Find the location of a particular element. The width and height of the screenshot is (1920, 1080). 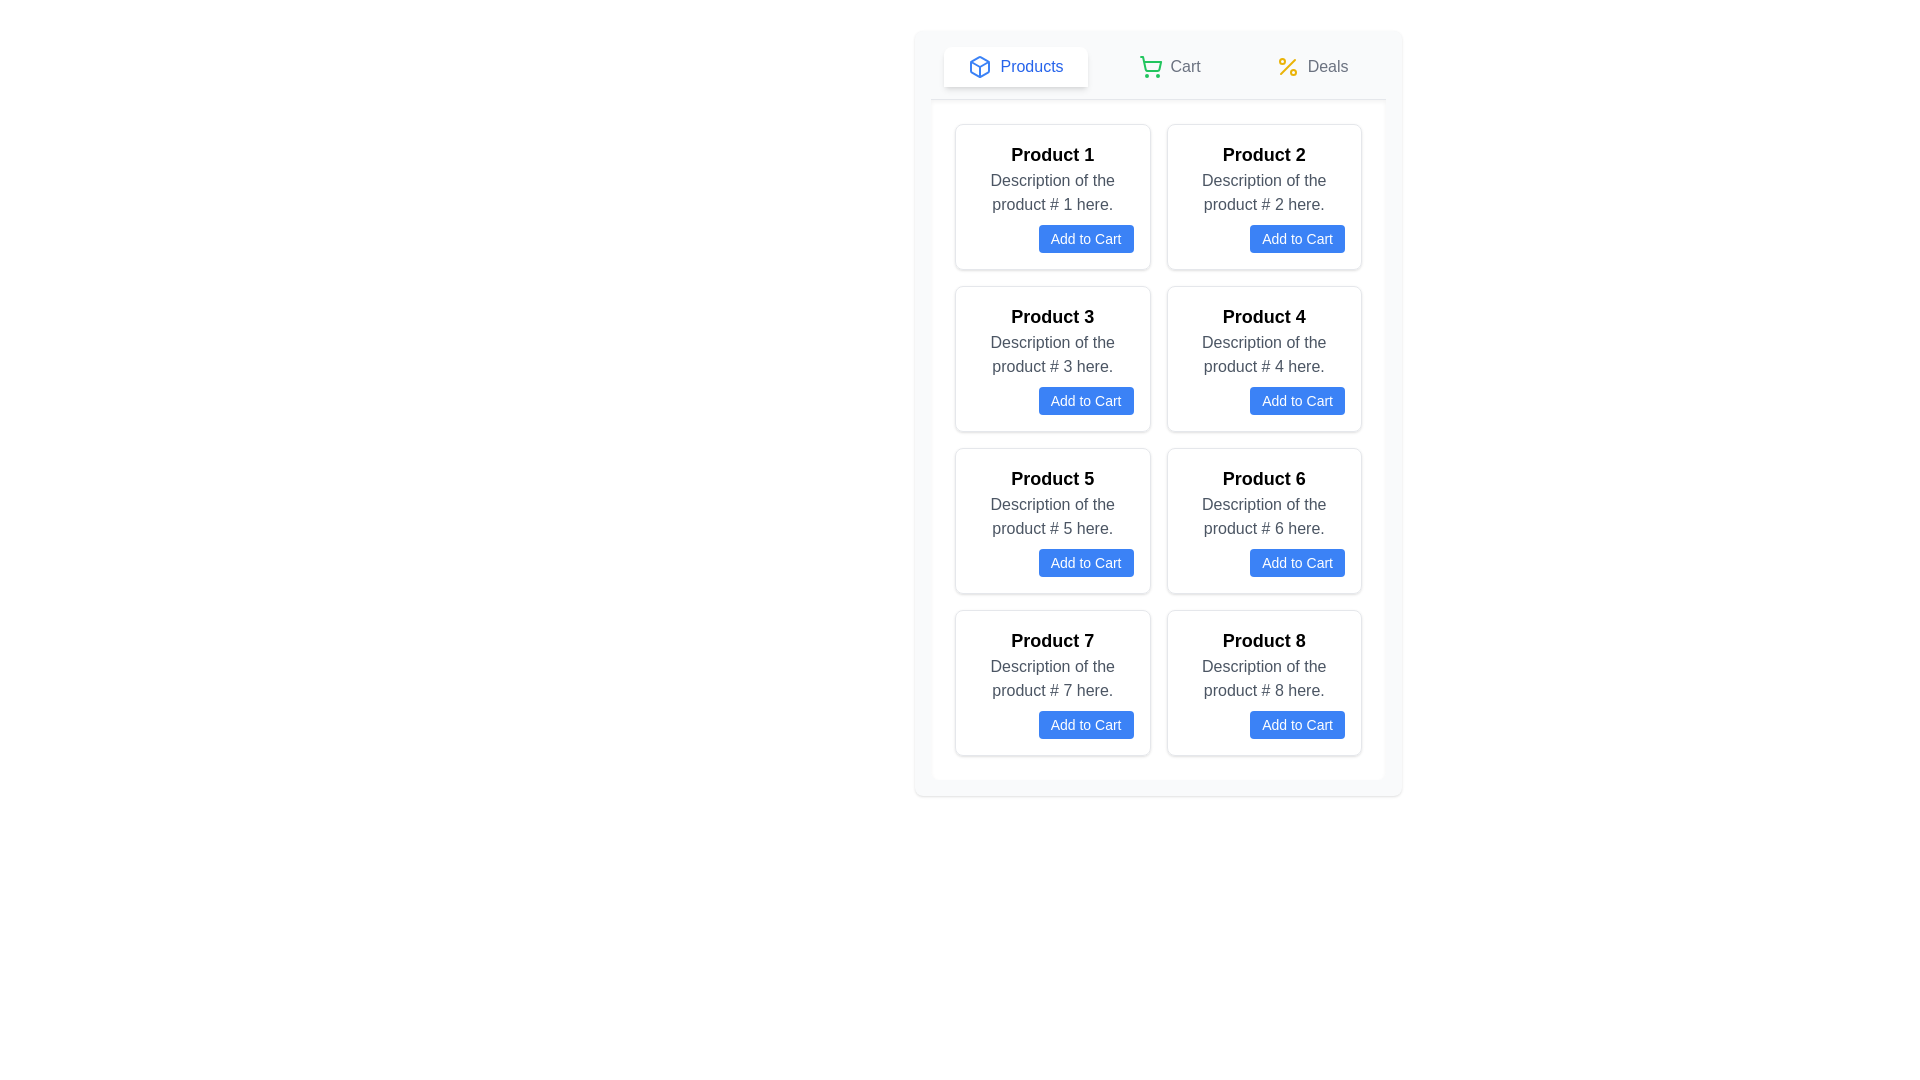

the text label displaying 'Cart' located on the top right side of the user interface, adjacent to a green shopping cart icon is located at coordinates (1185, 65).